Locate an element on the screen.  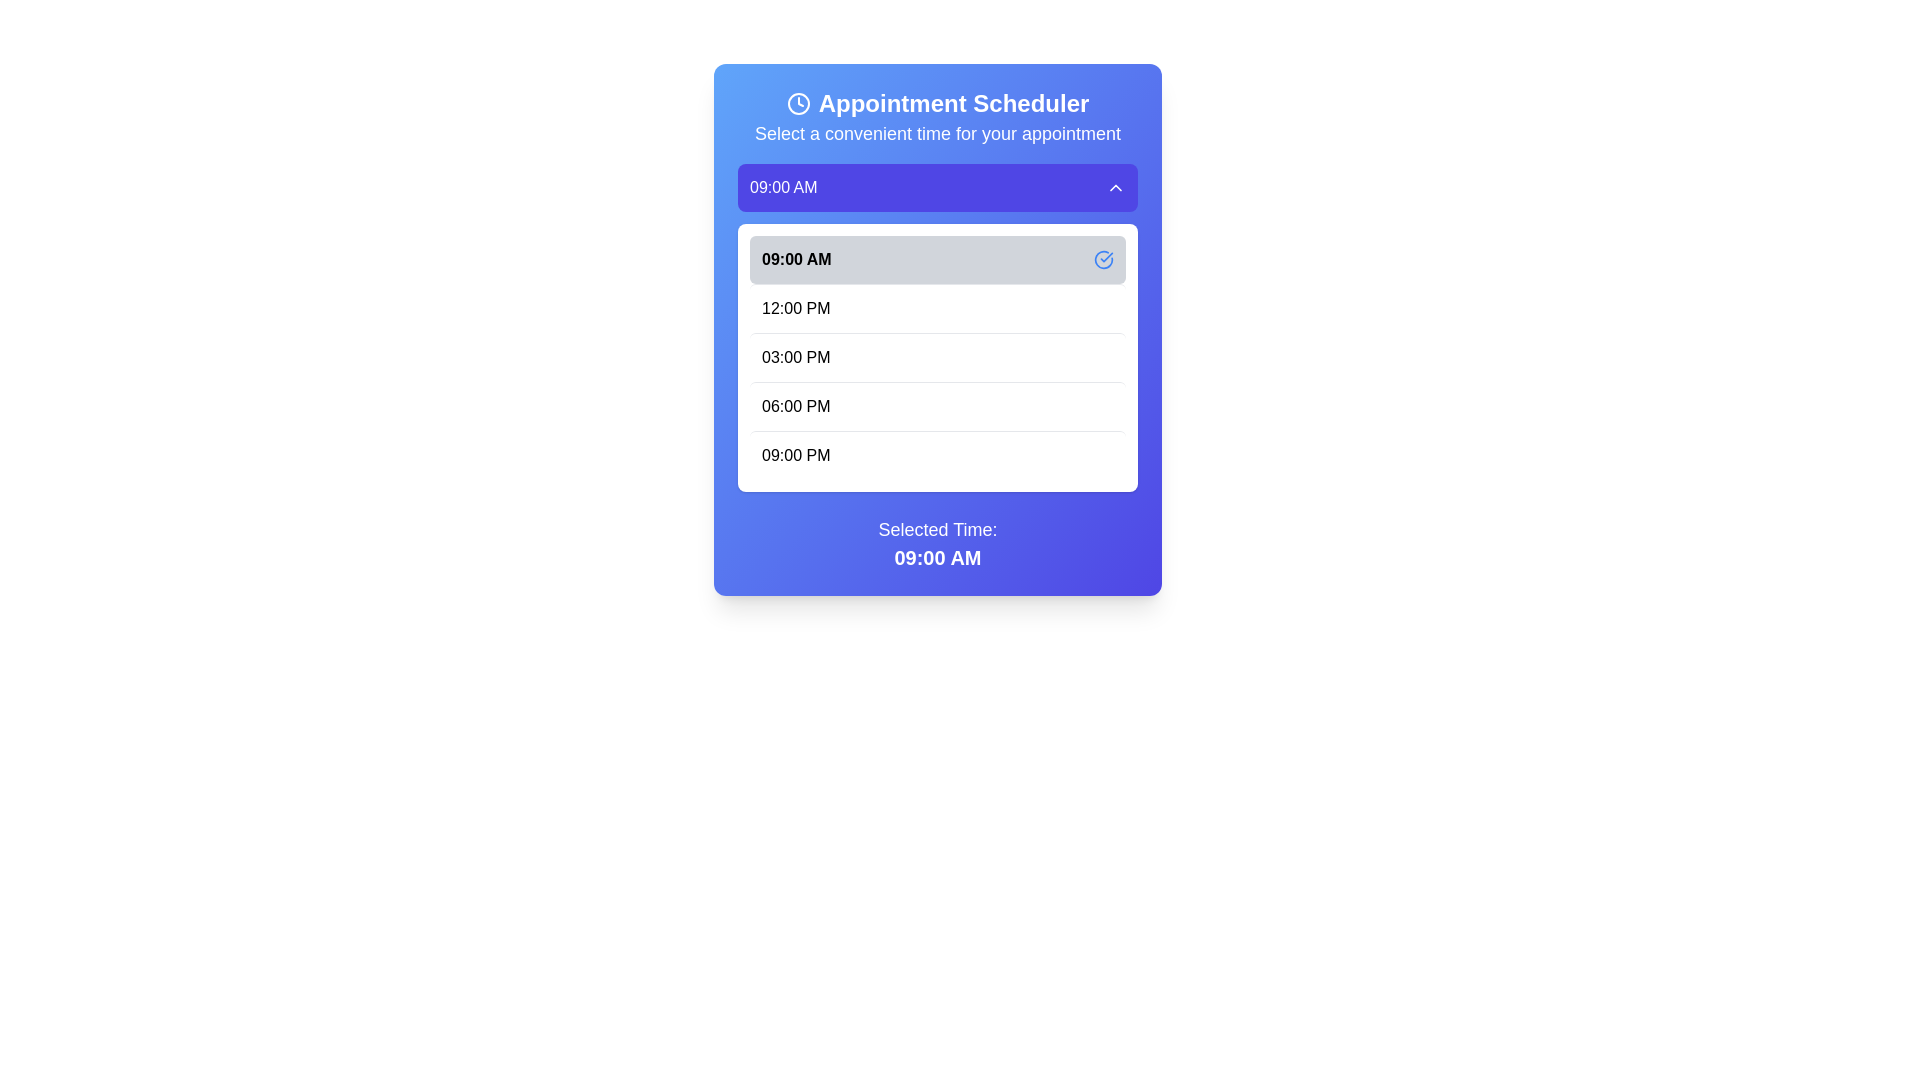
the informational label that displays the currently chosen time for an appointment, which is located at the bottom of the appointment scheduler's interface is located at coordinates (936, 543).